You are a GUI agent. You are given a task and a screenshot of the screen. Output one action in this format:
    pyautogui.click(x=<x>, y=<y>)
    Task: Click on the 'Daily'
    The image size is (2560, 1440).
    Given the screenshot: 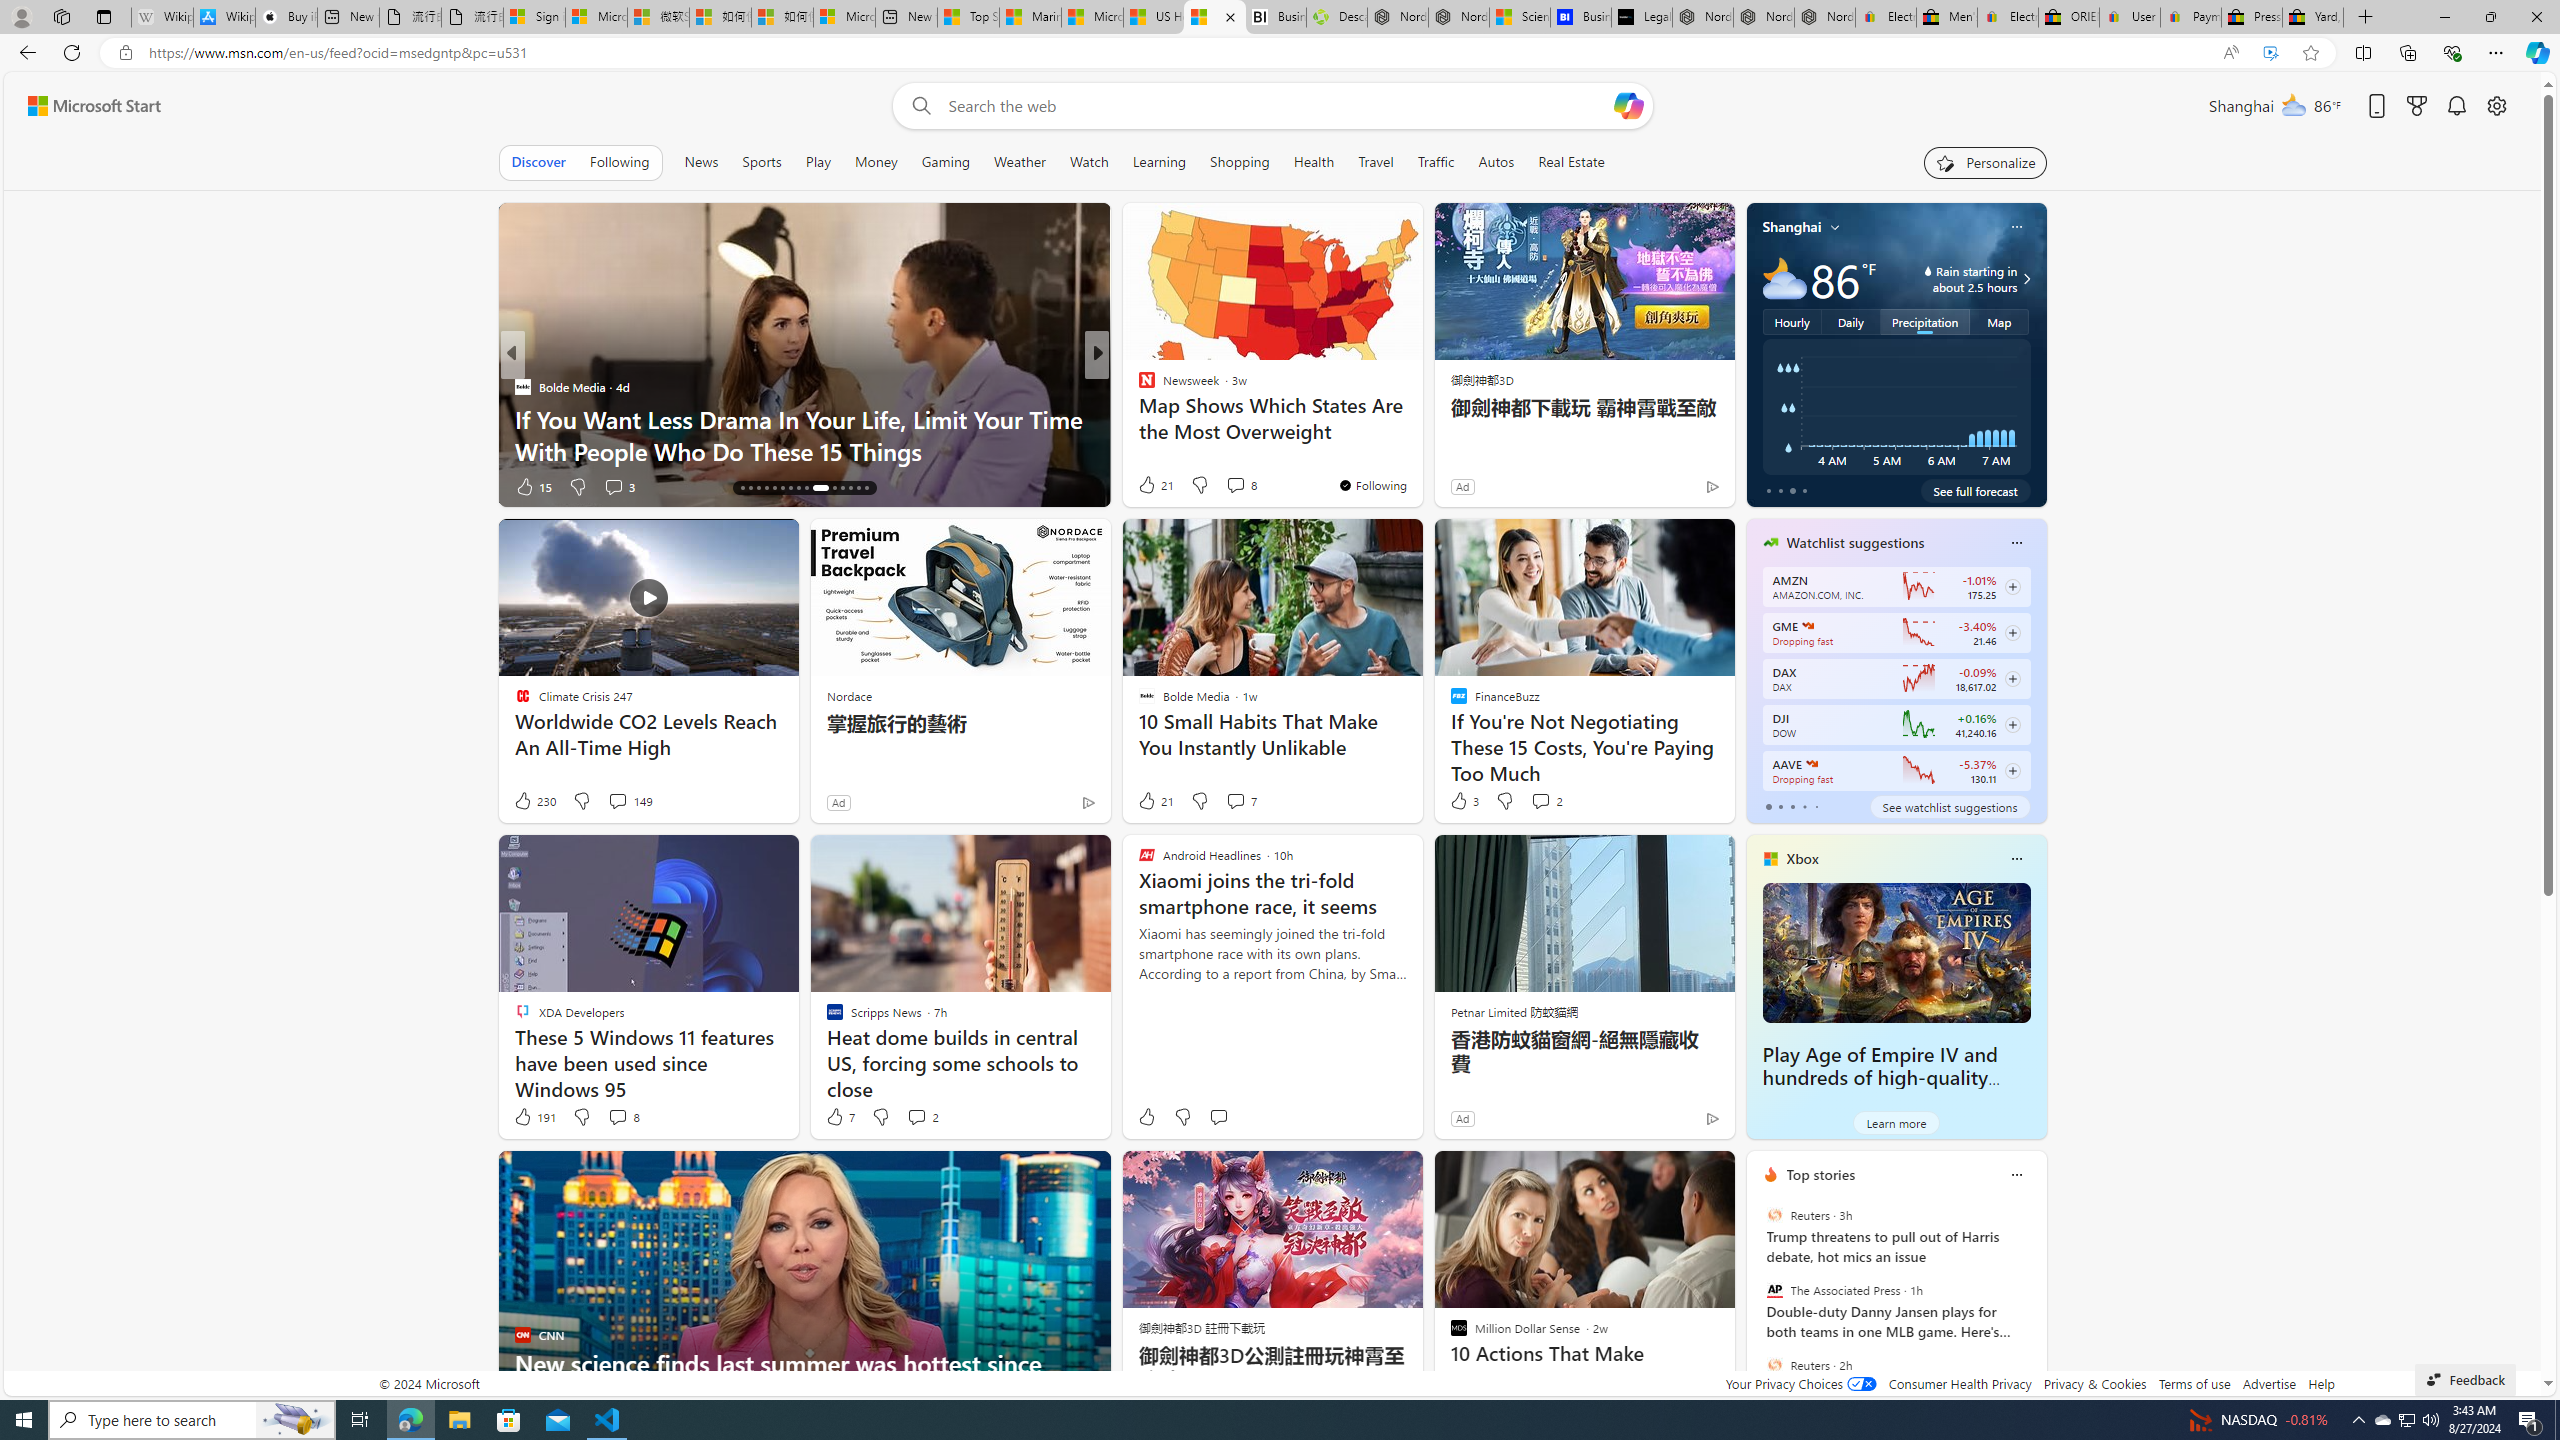 What is the action you would take?
    pyautogui.click(x=1850, y=321)
    